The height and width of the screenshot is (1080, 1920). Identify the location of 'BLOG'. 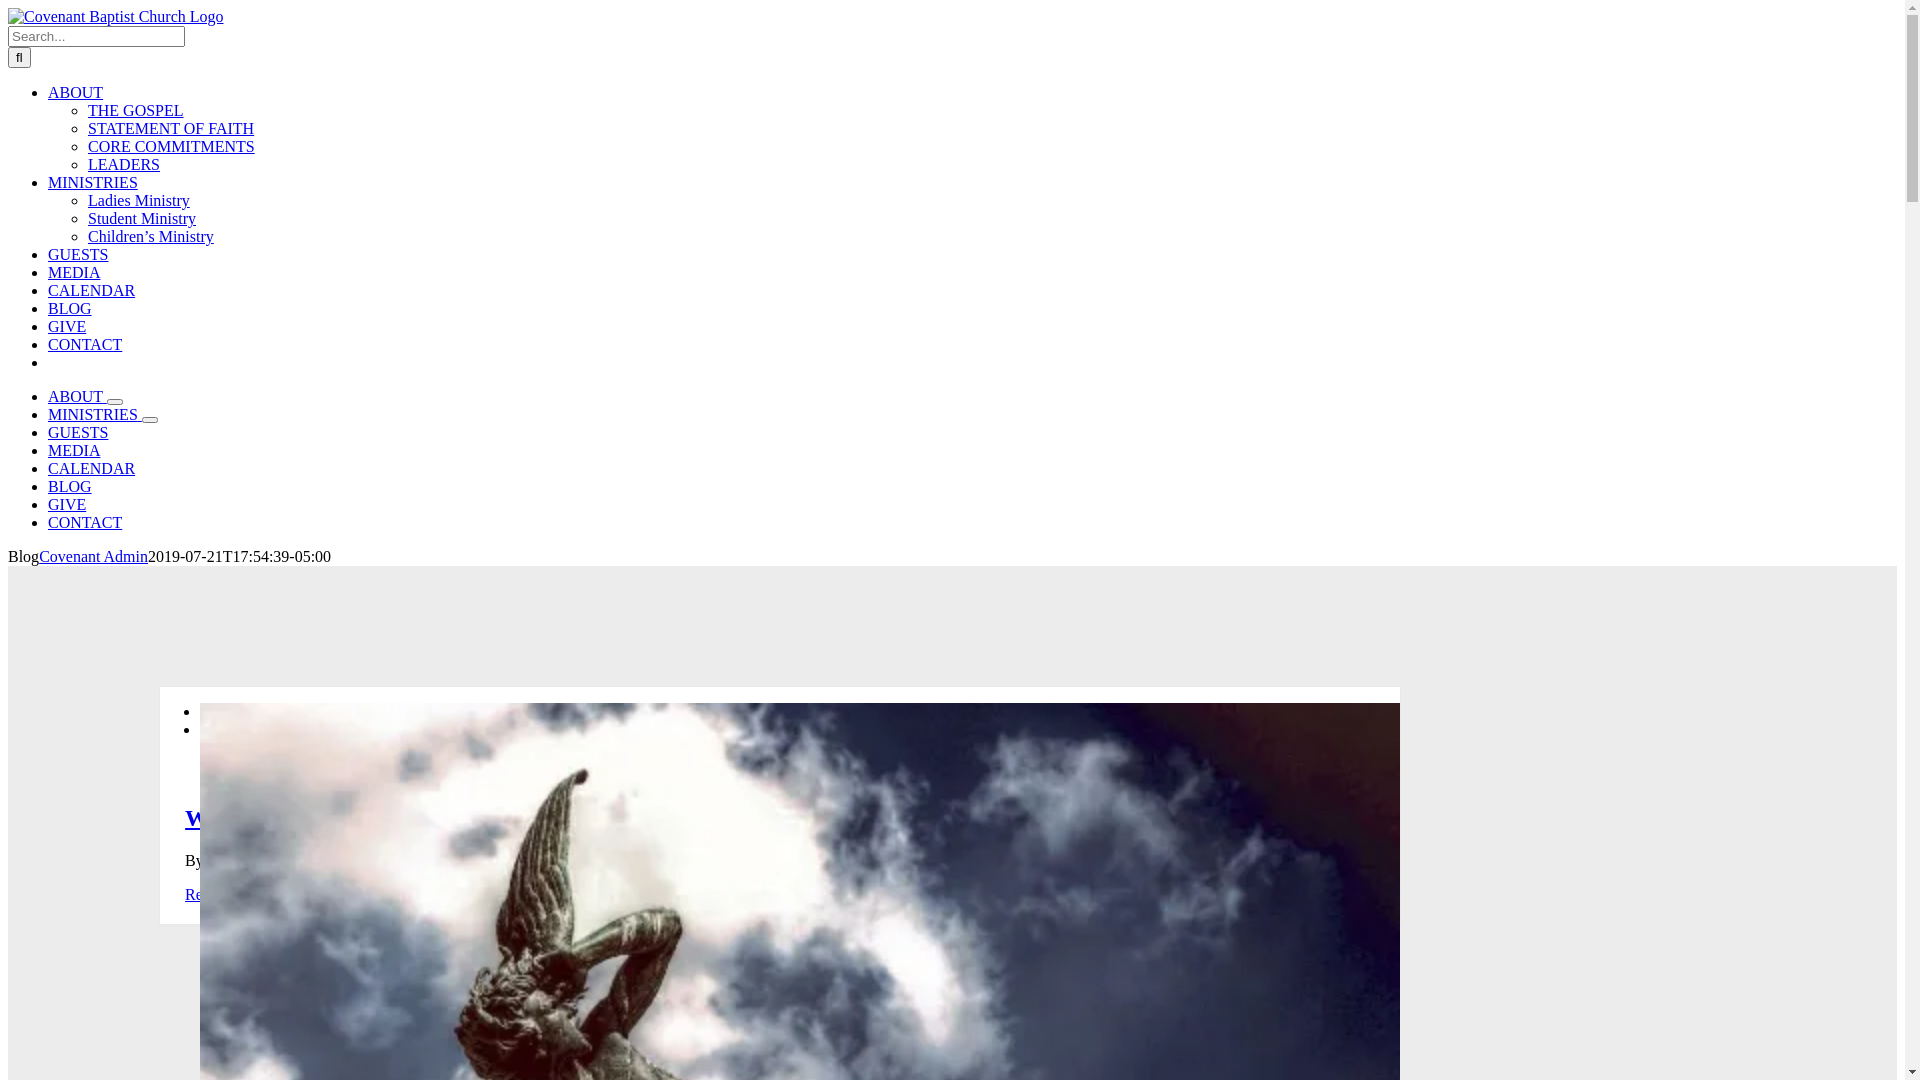
(70, 486).